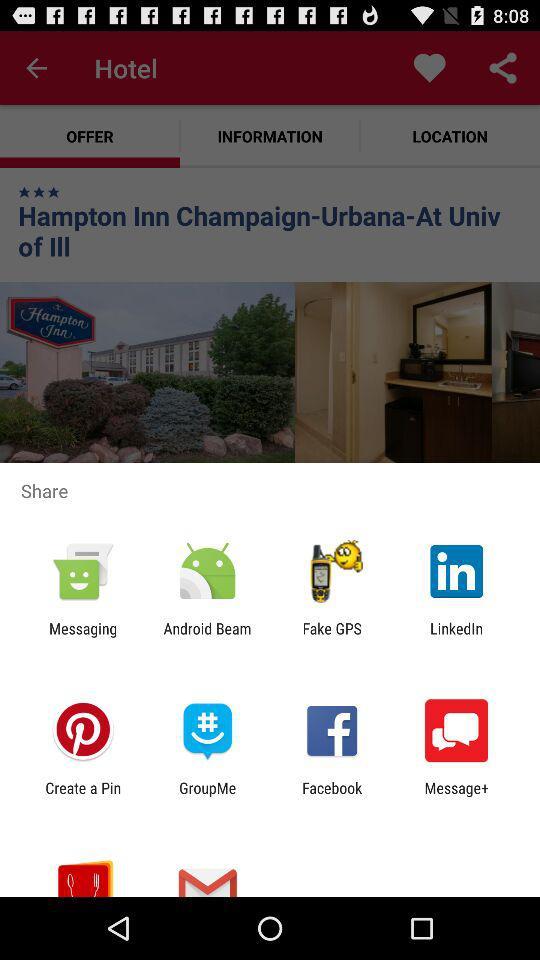  I want to click on the icon to the left of the message+, so click(332, 796).